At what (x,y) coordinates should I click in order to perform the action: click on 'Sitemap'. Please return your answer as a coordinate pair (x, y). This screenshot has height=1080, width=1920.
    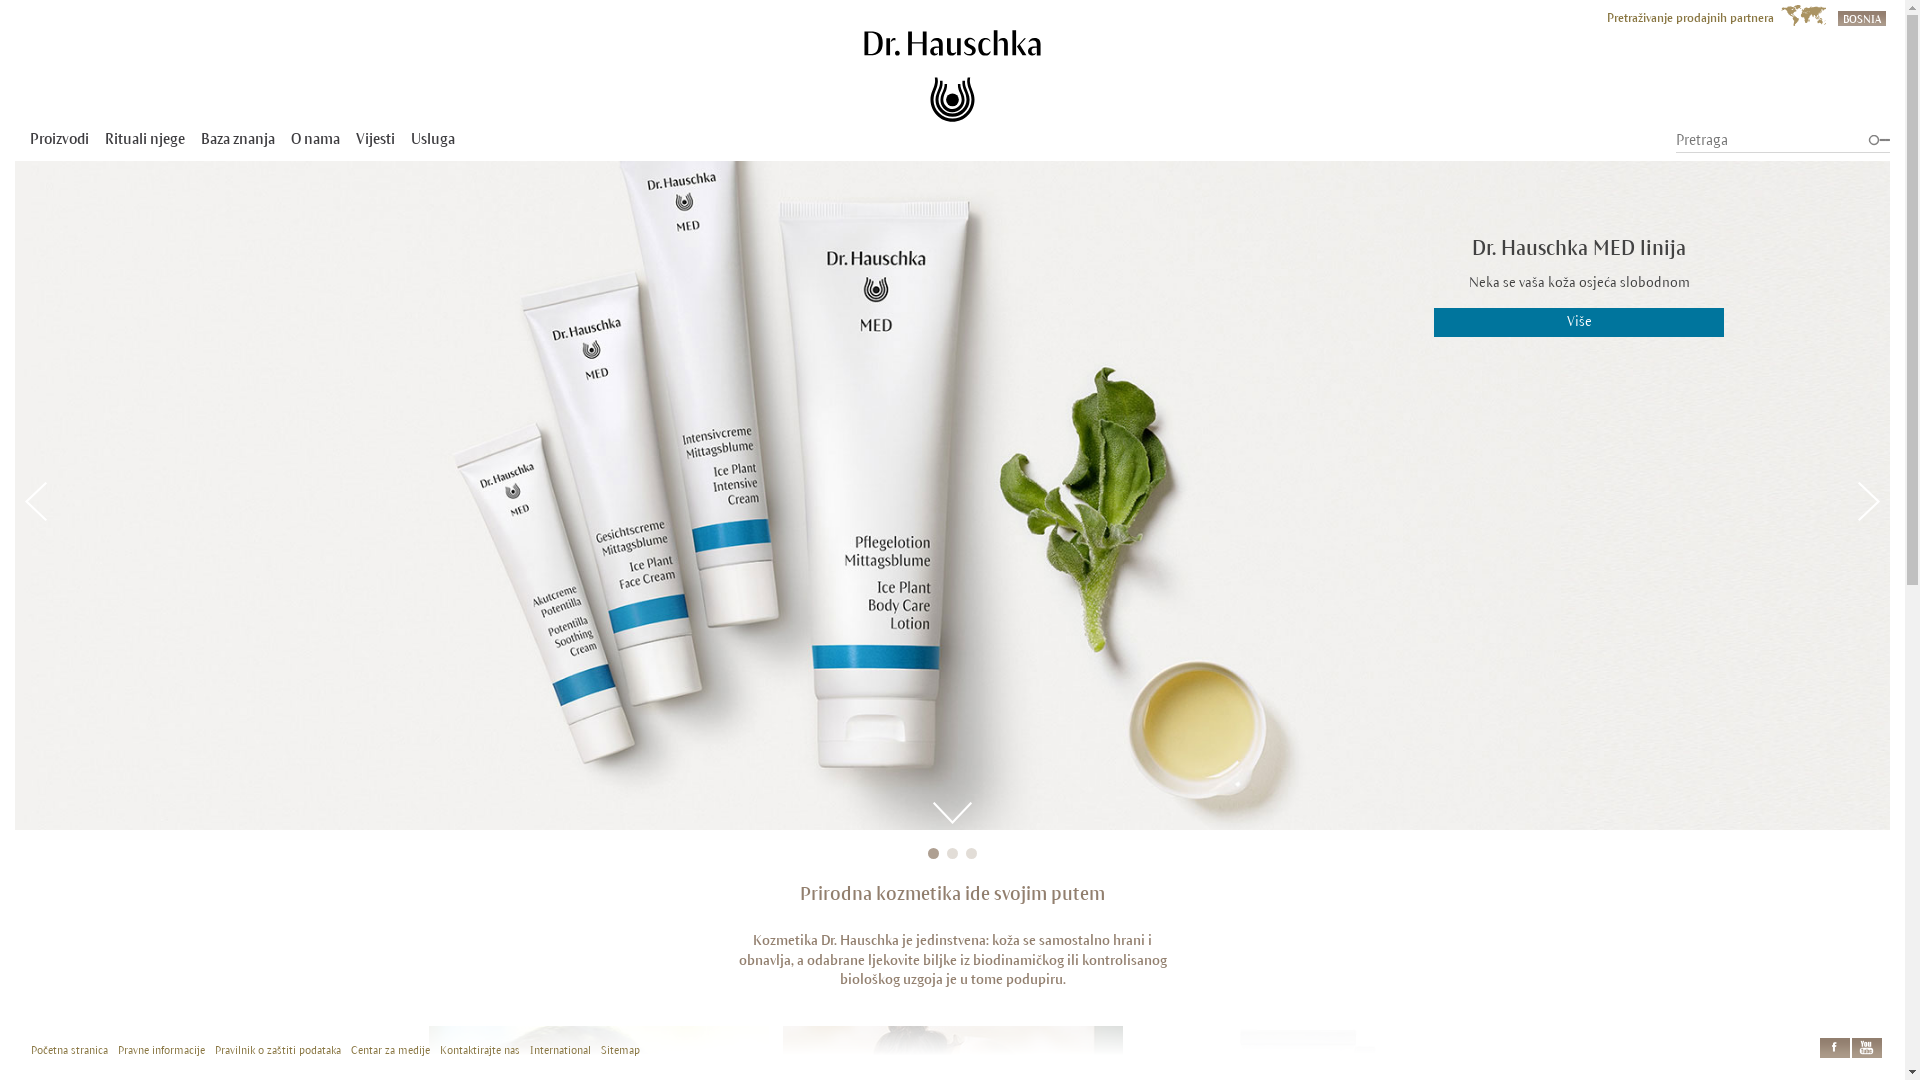
    Looking at the image, I should click on (619, 1049).